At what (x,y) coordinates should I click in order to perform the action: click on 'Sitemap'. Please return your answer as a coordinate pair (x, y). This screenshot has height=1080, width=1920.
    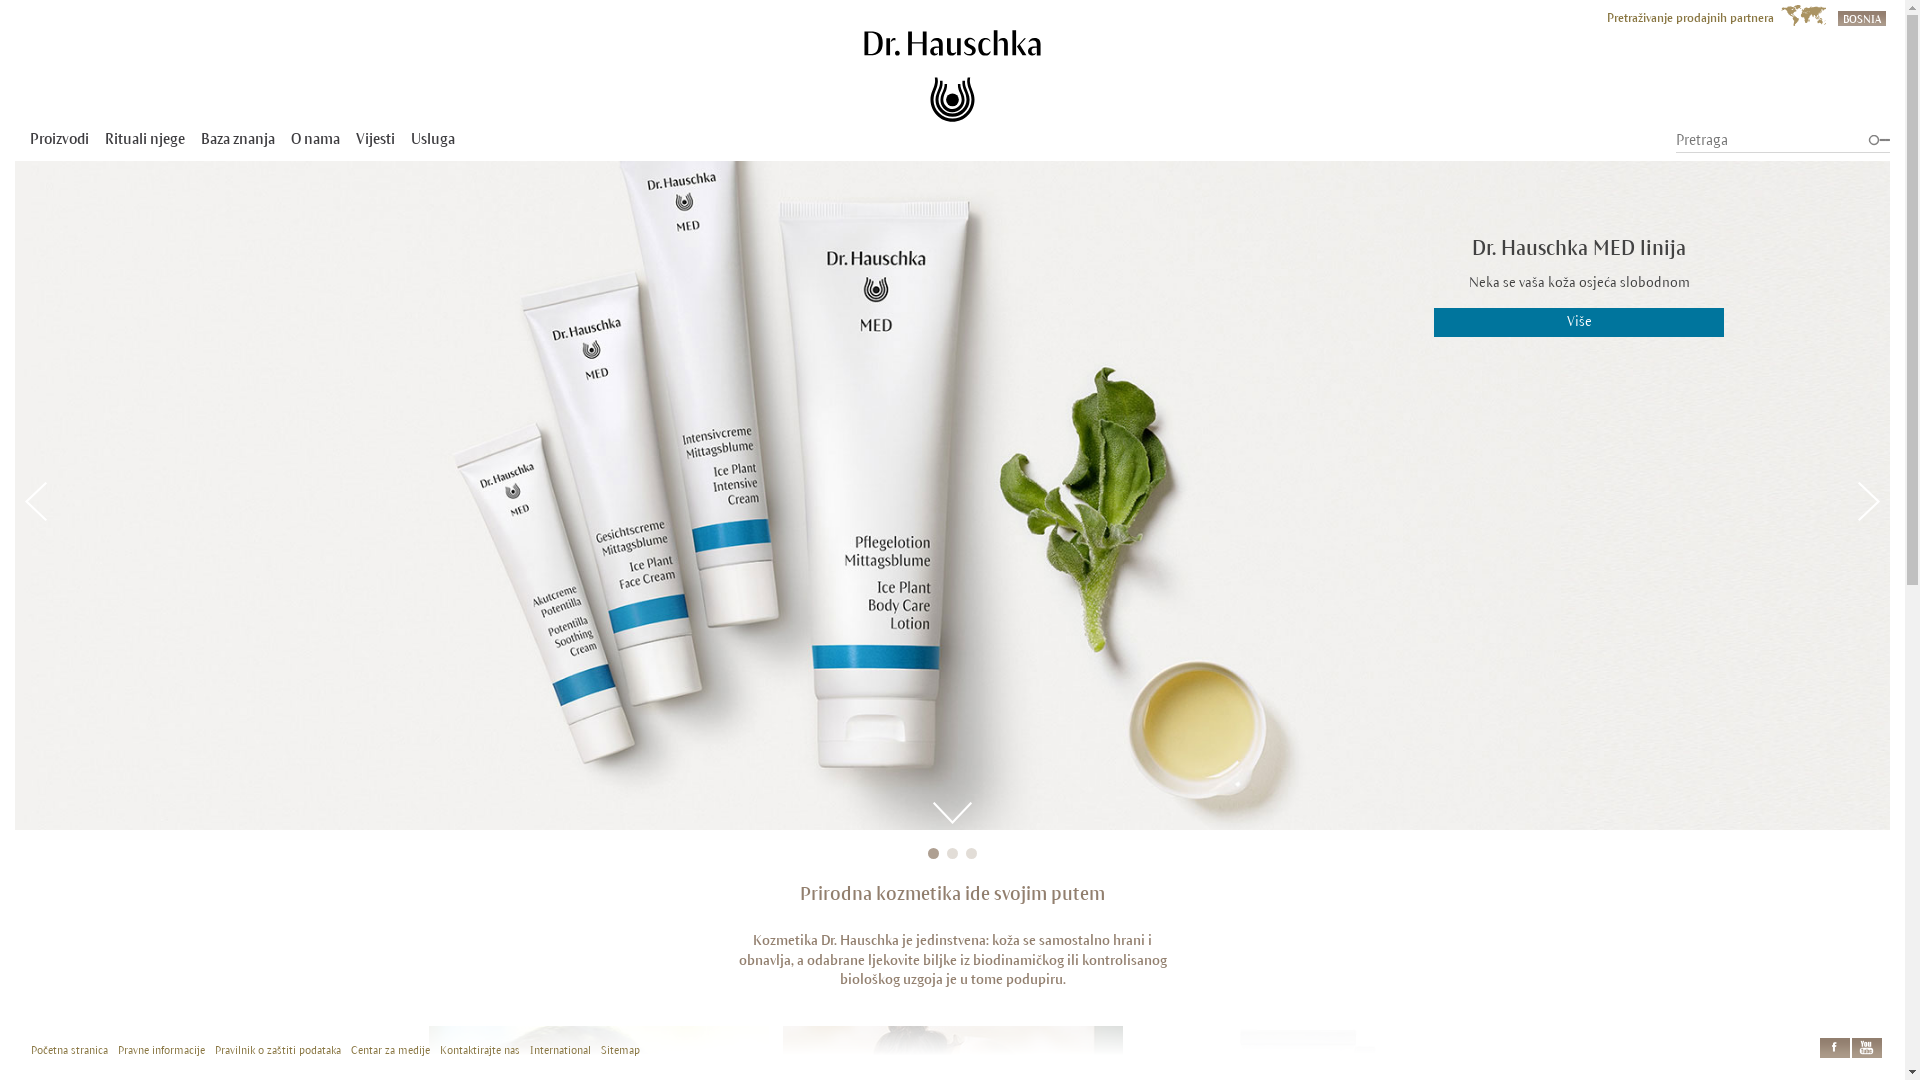
    Looking at the image, I should click on (619, 1049).